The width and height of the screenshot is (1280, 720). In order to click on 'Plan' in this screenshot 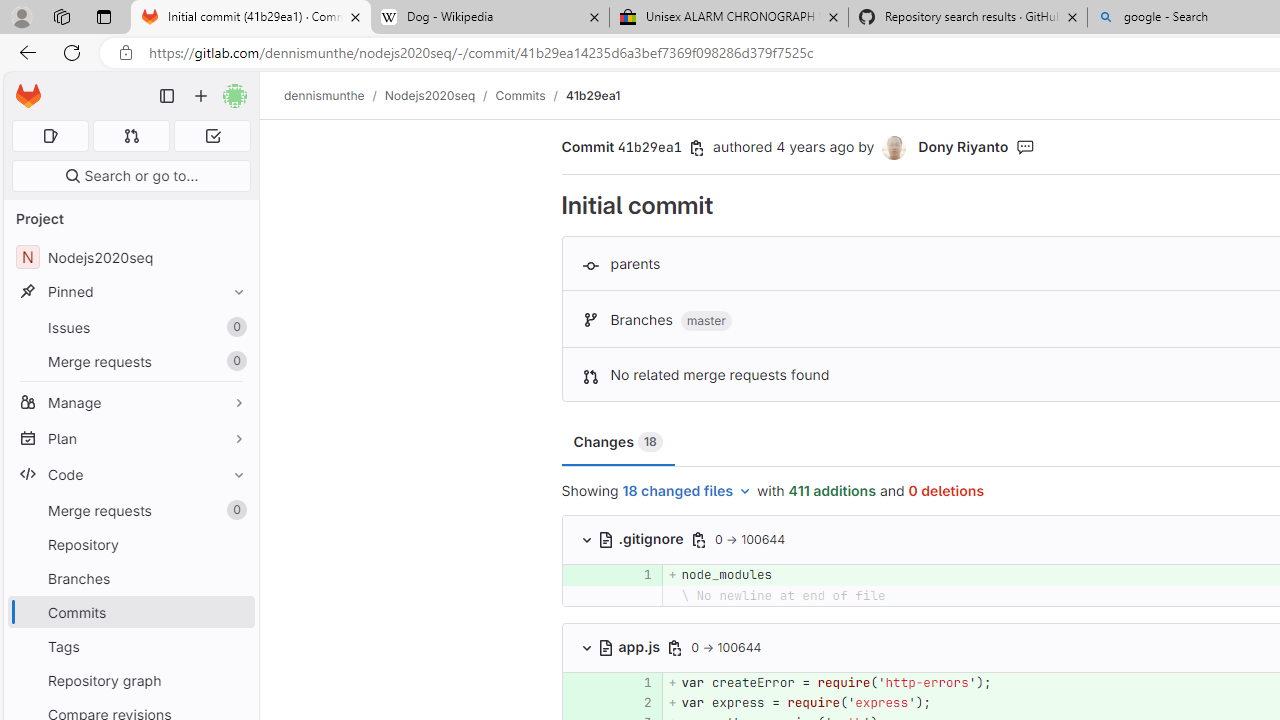, I will do `click(130, 437)`.